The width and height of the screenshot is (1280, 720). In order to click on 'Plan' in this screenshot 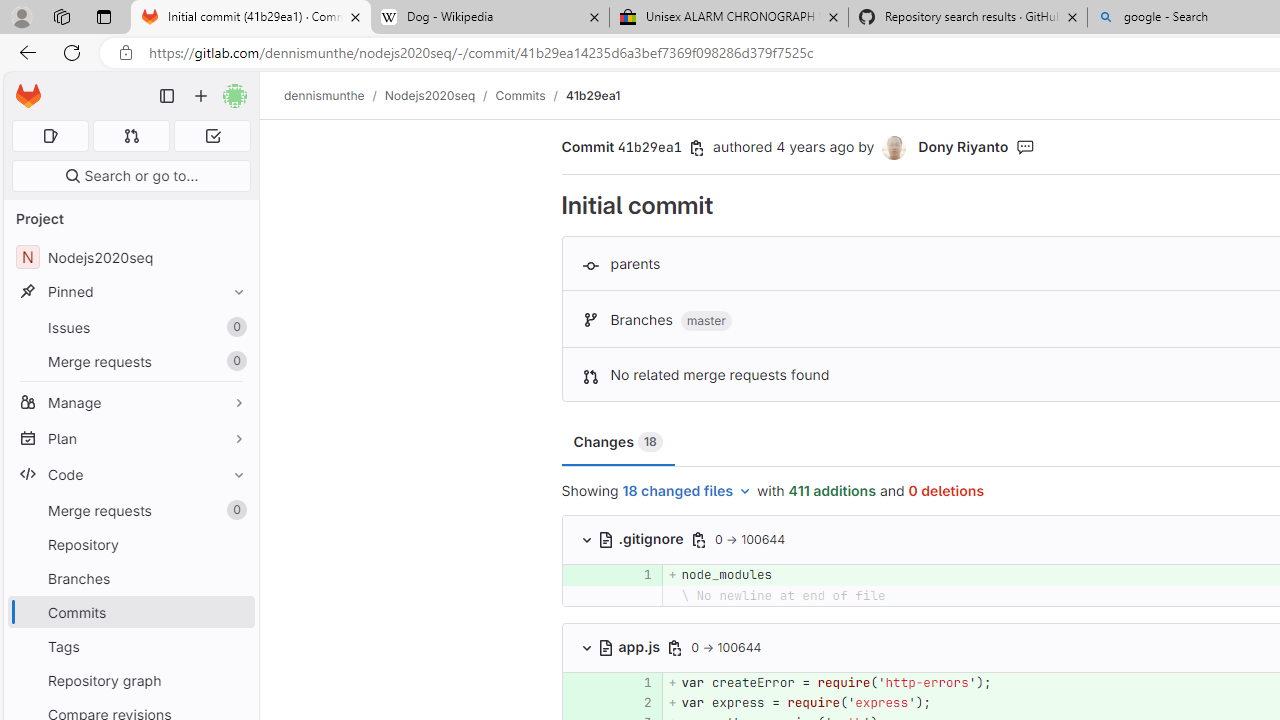, I will do `click(130, 437)`.